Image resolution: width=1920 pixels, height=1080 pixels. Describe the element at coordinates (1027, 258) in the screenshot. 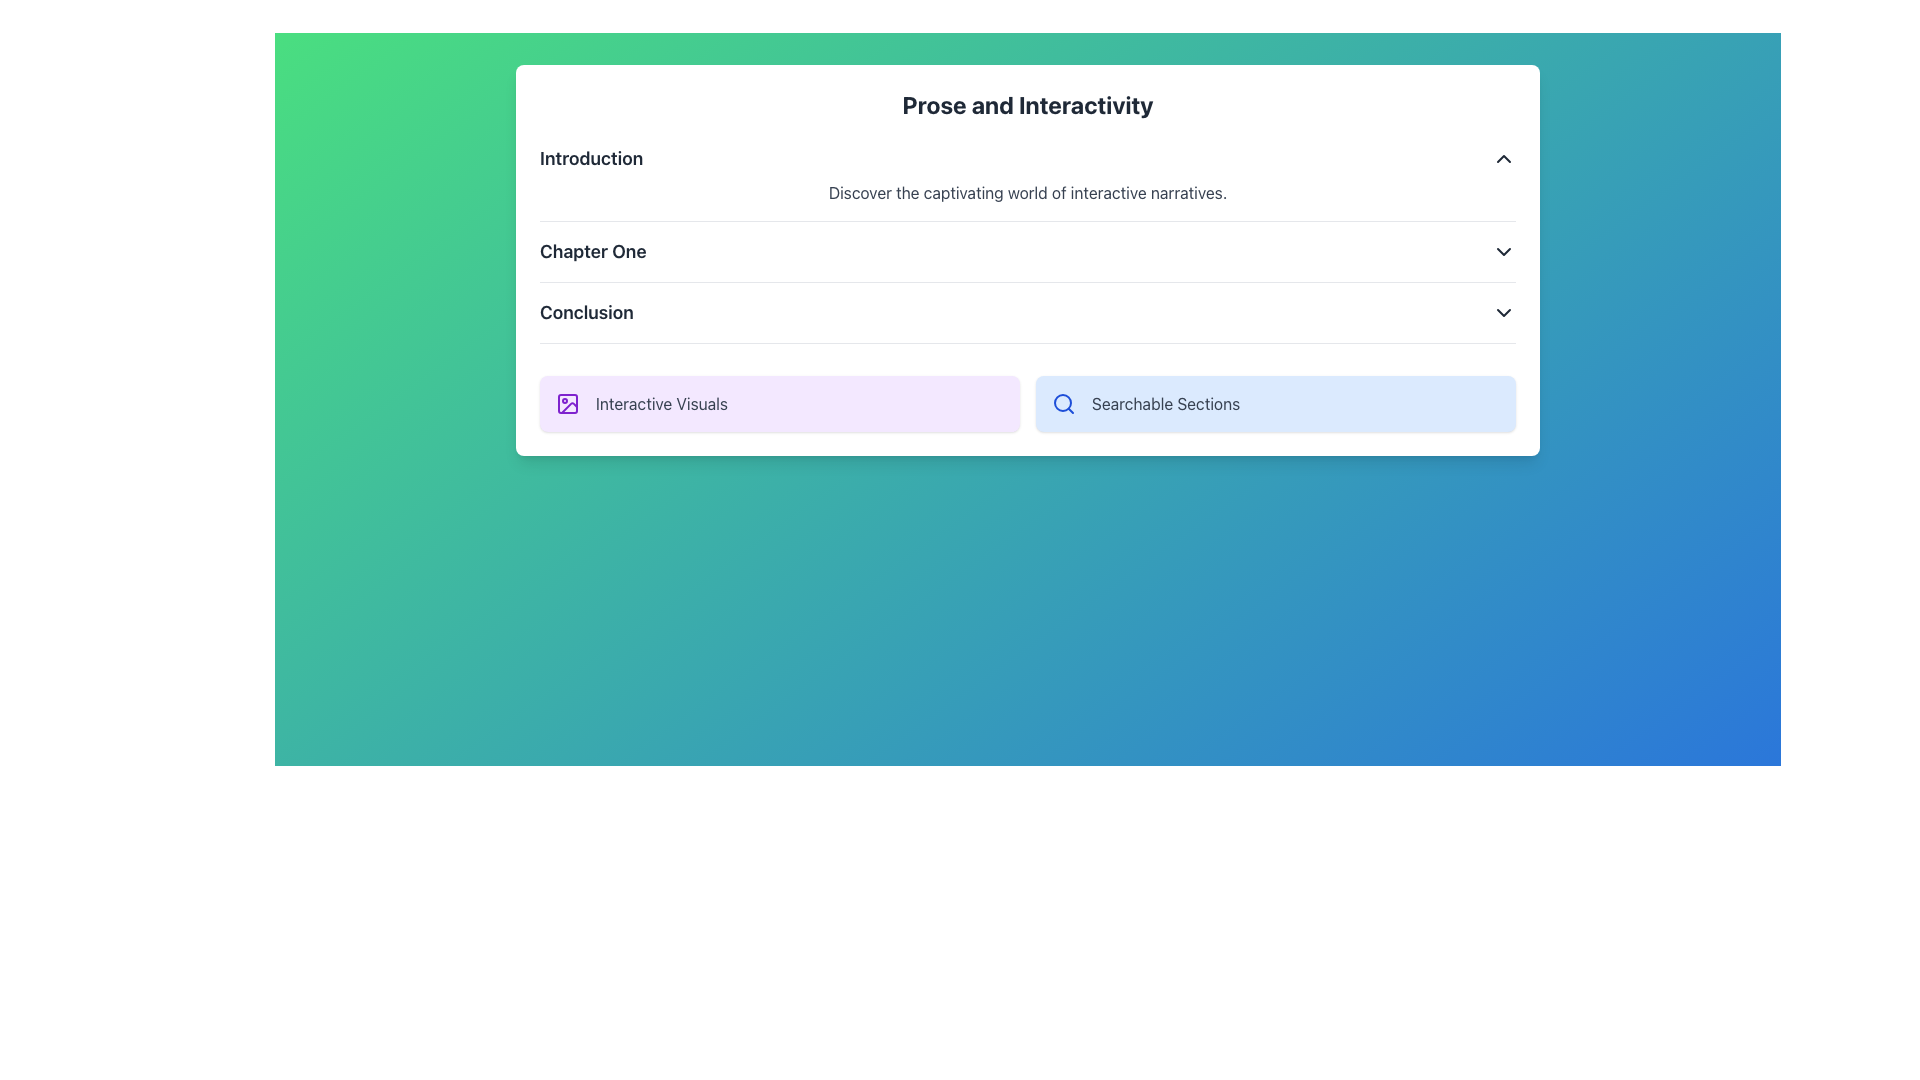

I see `the expandable section list item titled 'Chapter One' located under 'Prose and Interactivity' to trigger the interactive effect` at that location.